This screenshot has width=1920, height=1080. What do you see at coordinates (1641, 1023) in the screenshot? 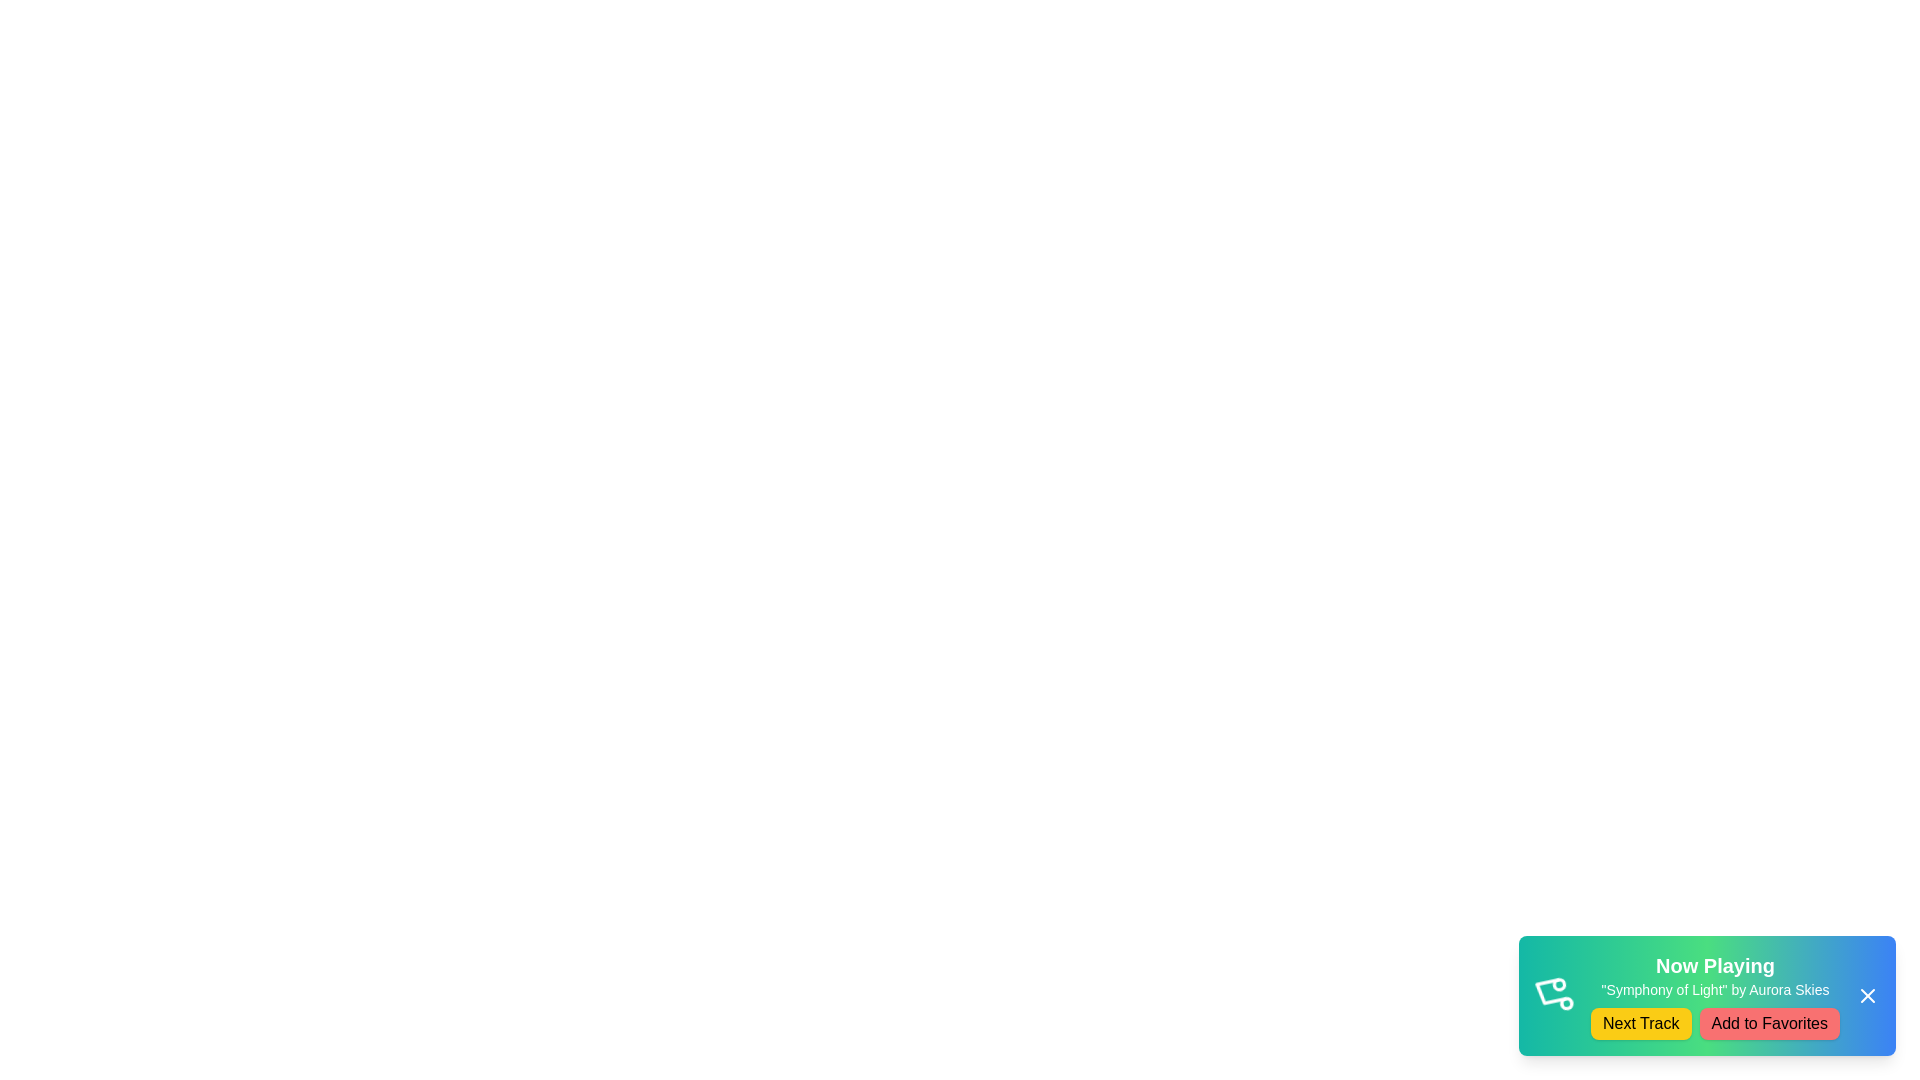
I see `the 'Next Track' button to play the next track` at bounding box center [1641, 1023].